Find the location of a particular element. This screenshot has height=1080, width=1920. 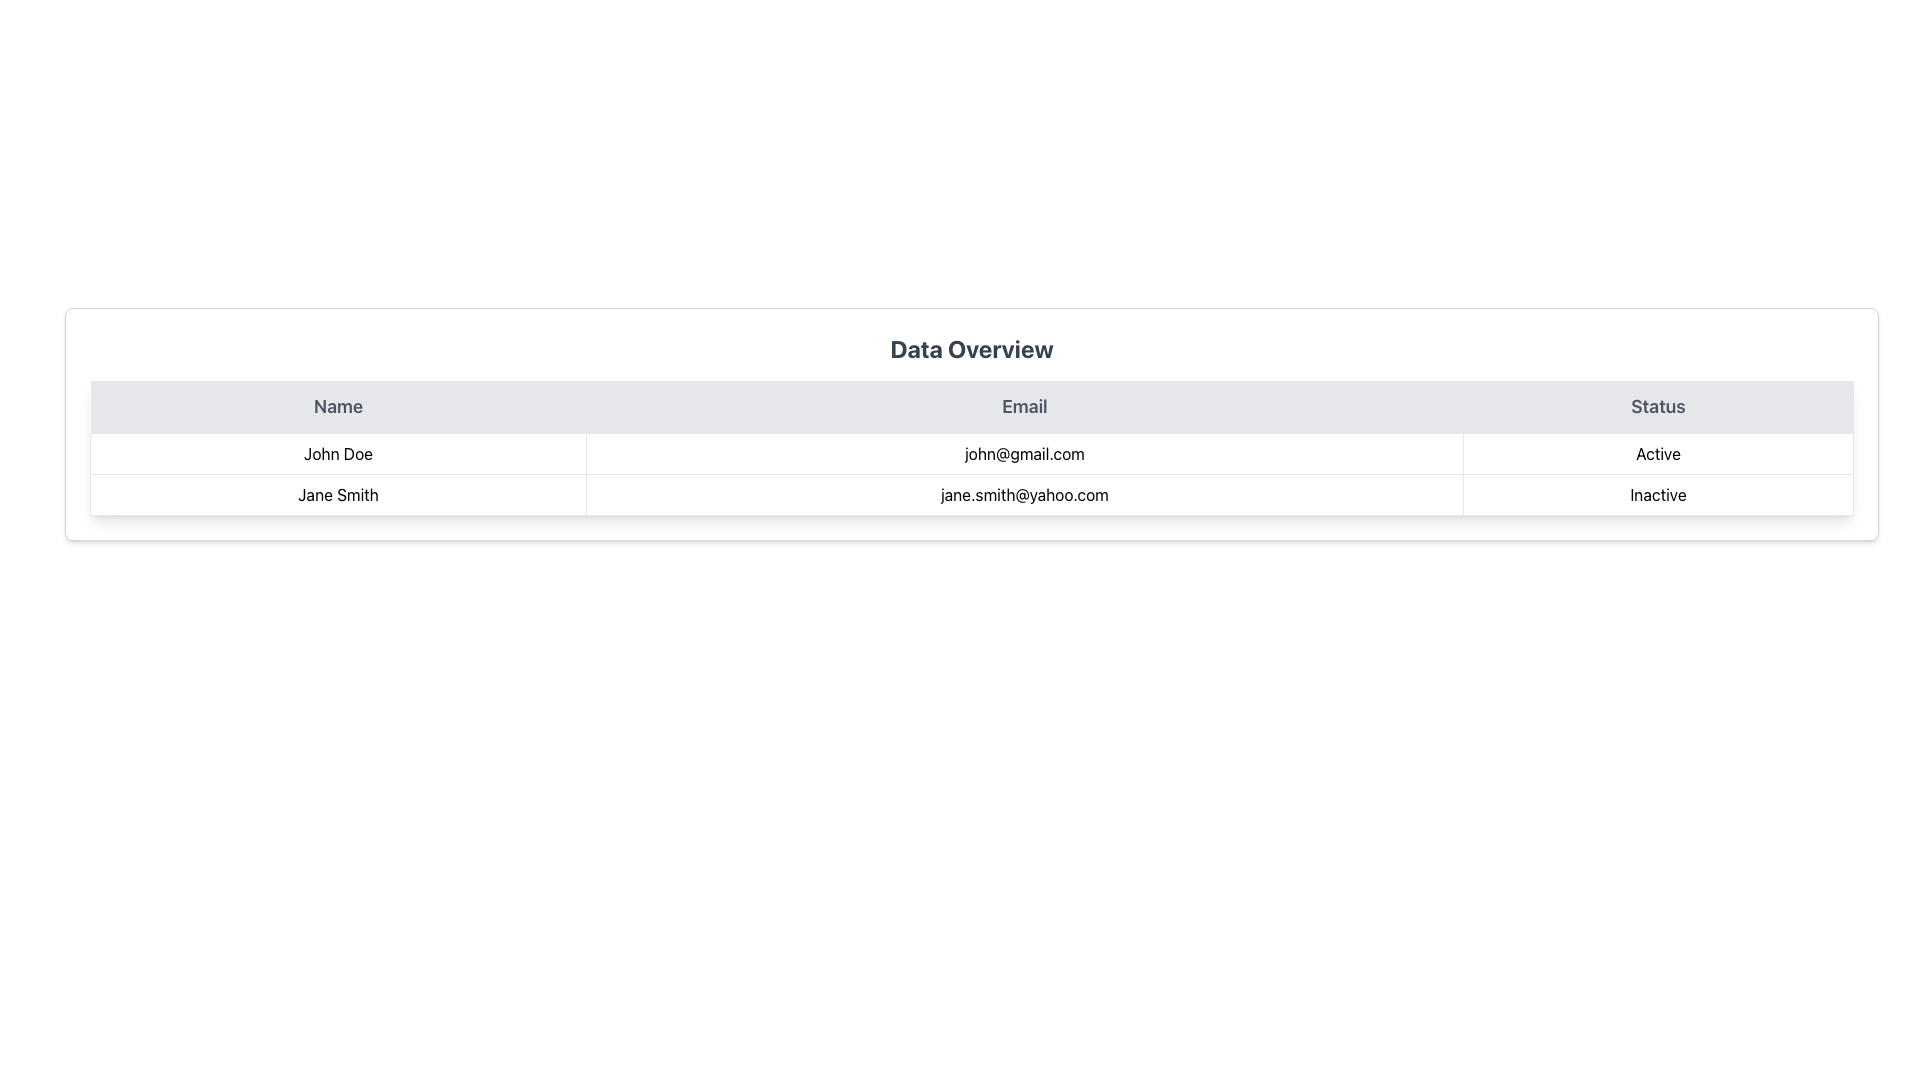

the first row of the data table that displays a user's information, located beneath the header row is located at coordinates (971, 454).